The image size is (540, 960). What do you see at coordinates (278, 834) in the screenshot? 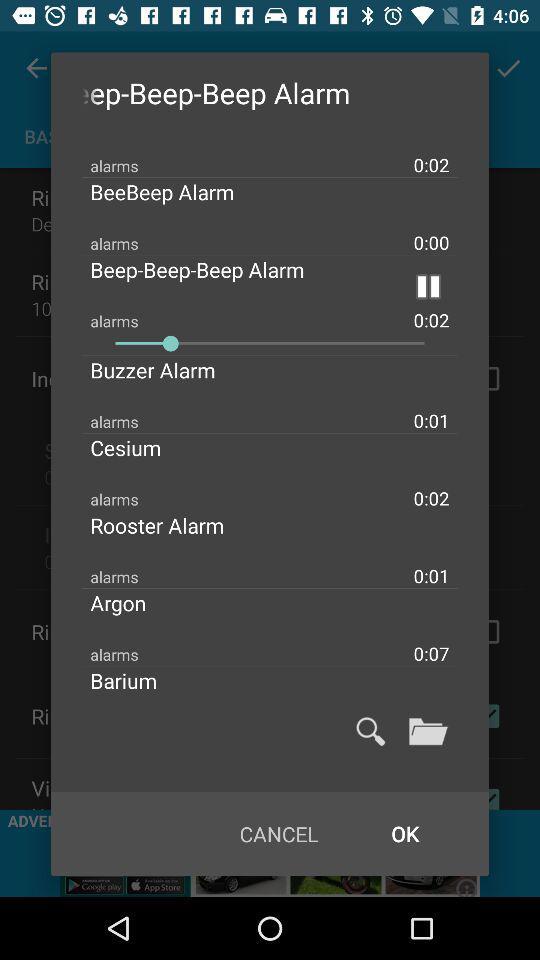
I see `item to the left of the ok` at bounding box center [278, 834].